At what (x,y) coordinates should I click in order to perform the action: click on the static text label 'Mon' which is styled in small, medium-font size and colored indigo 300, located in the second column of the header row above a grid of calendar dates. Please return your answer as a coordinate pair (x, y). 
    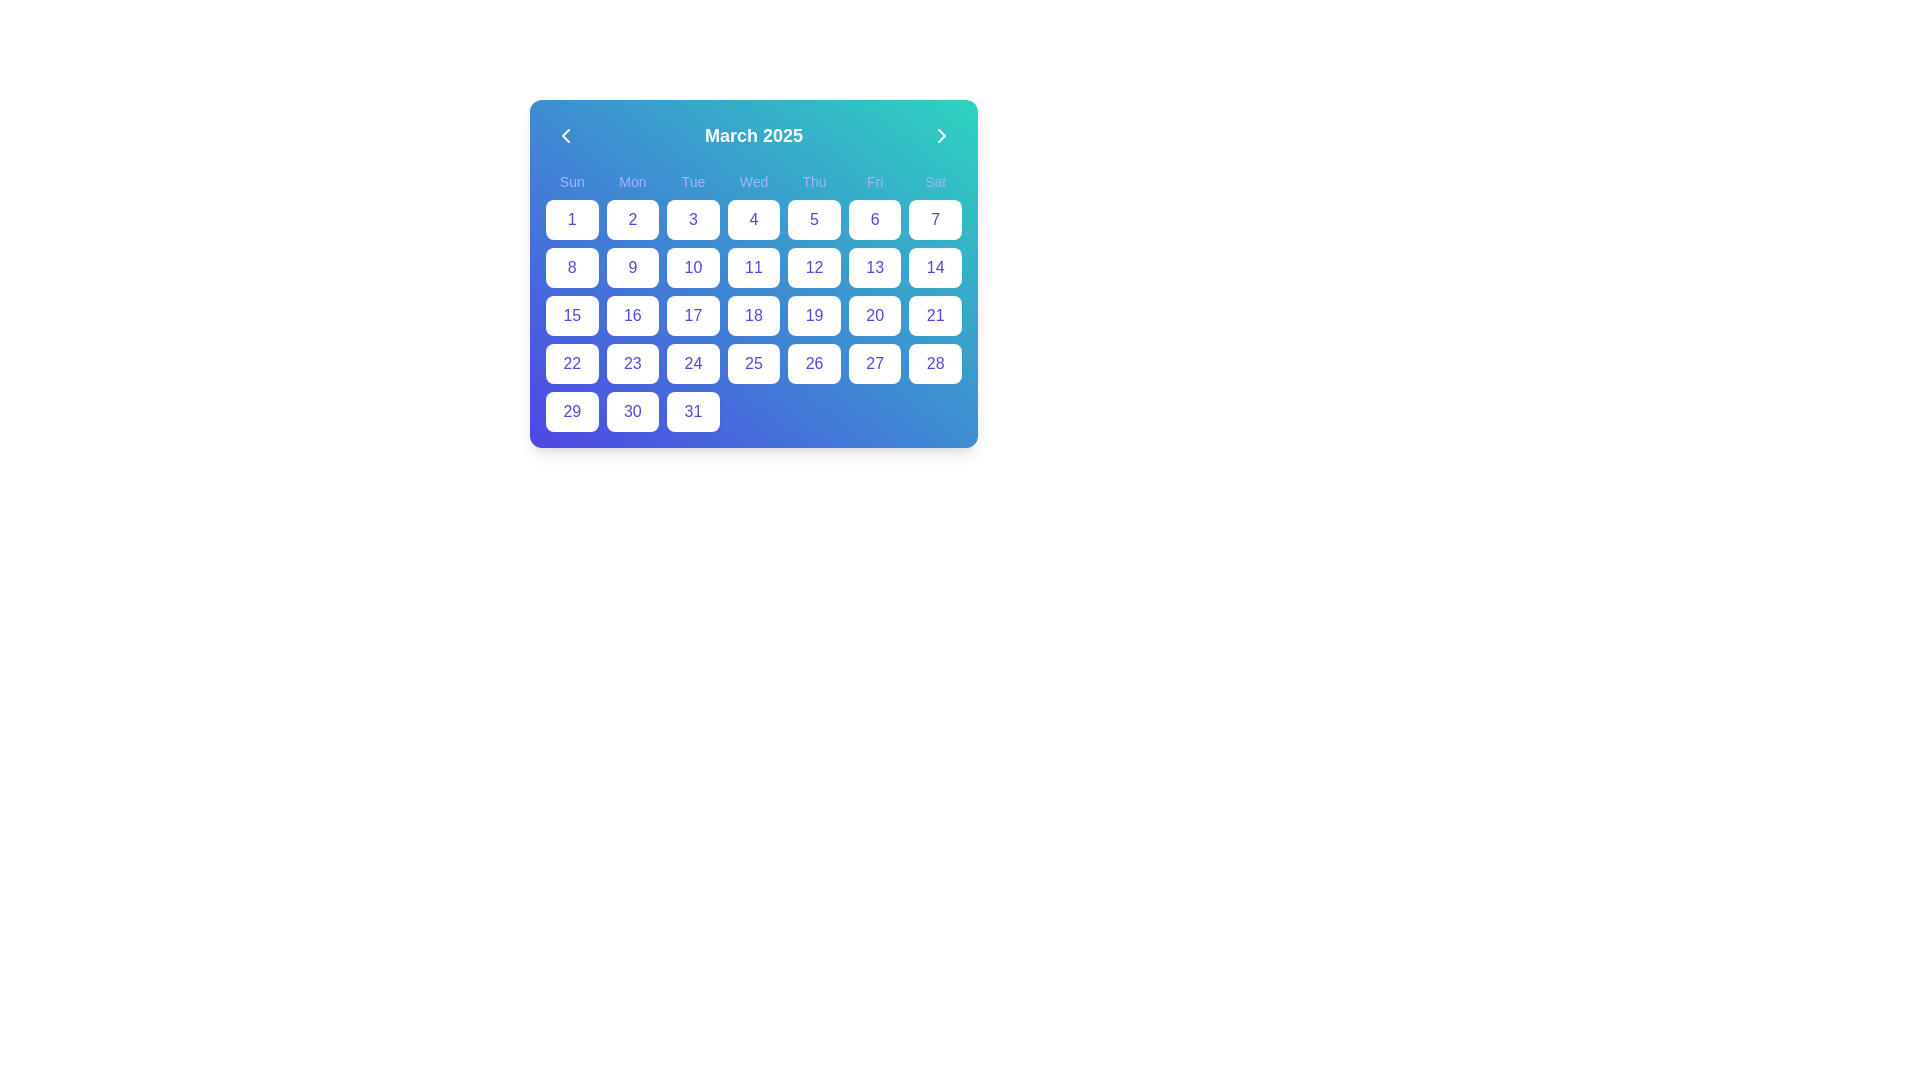
    Looking at the image, I should click on (631, 181).